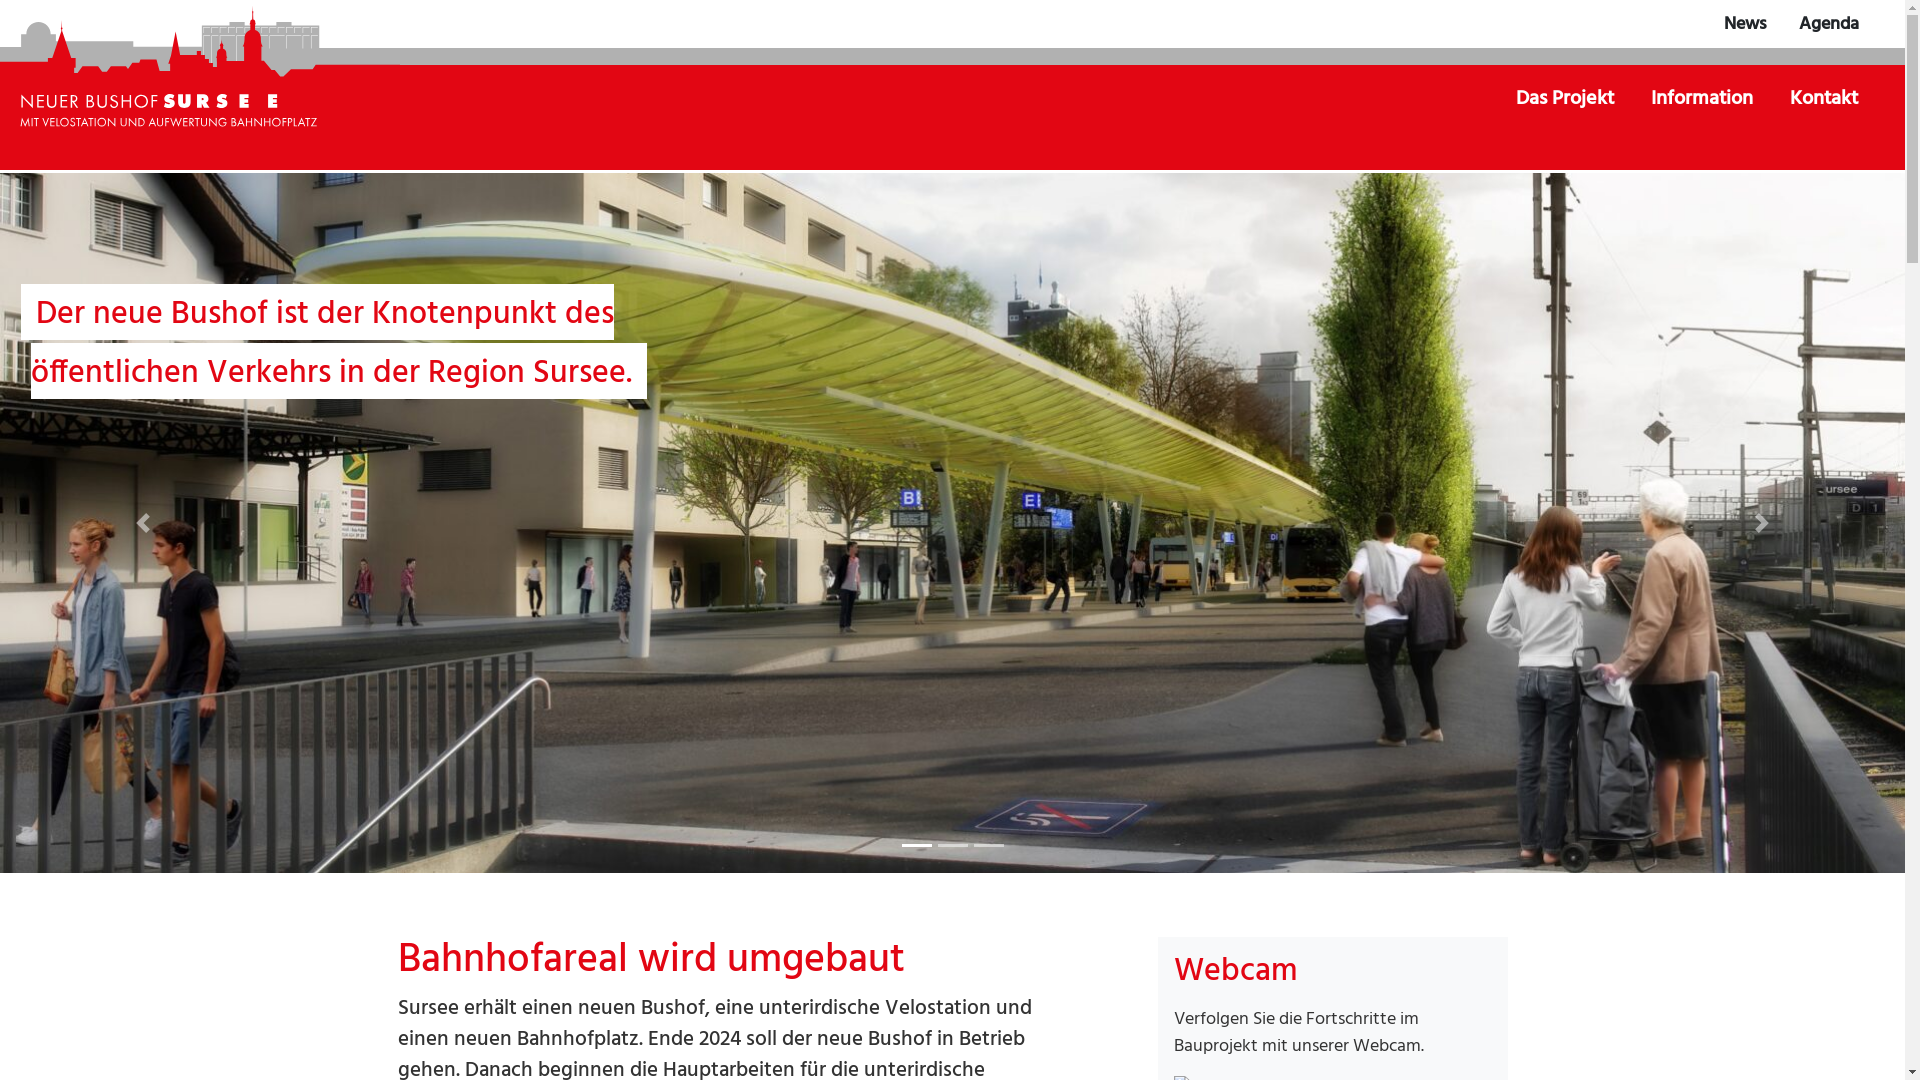 This screenshot has height=1080, width=1920. What do you see at coordinates (1565, 99) in the screenshot?
I see `'Das Projekt'` at bounding box center [1565, 99].